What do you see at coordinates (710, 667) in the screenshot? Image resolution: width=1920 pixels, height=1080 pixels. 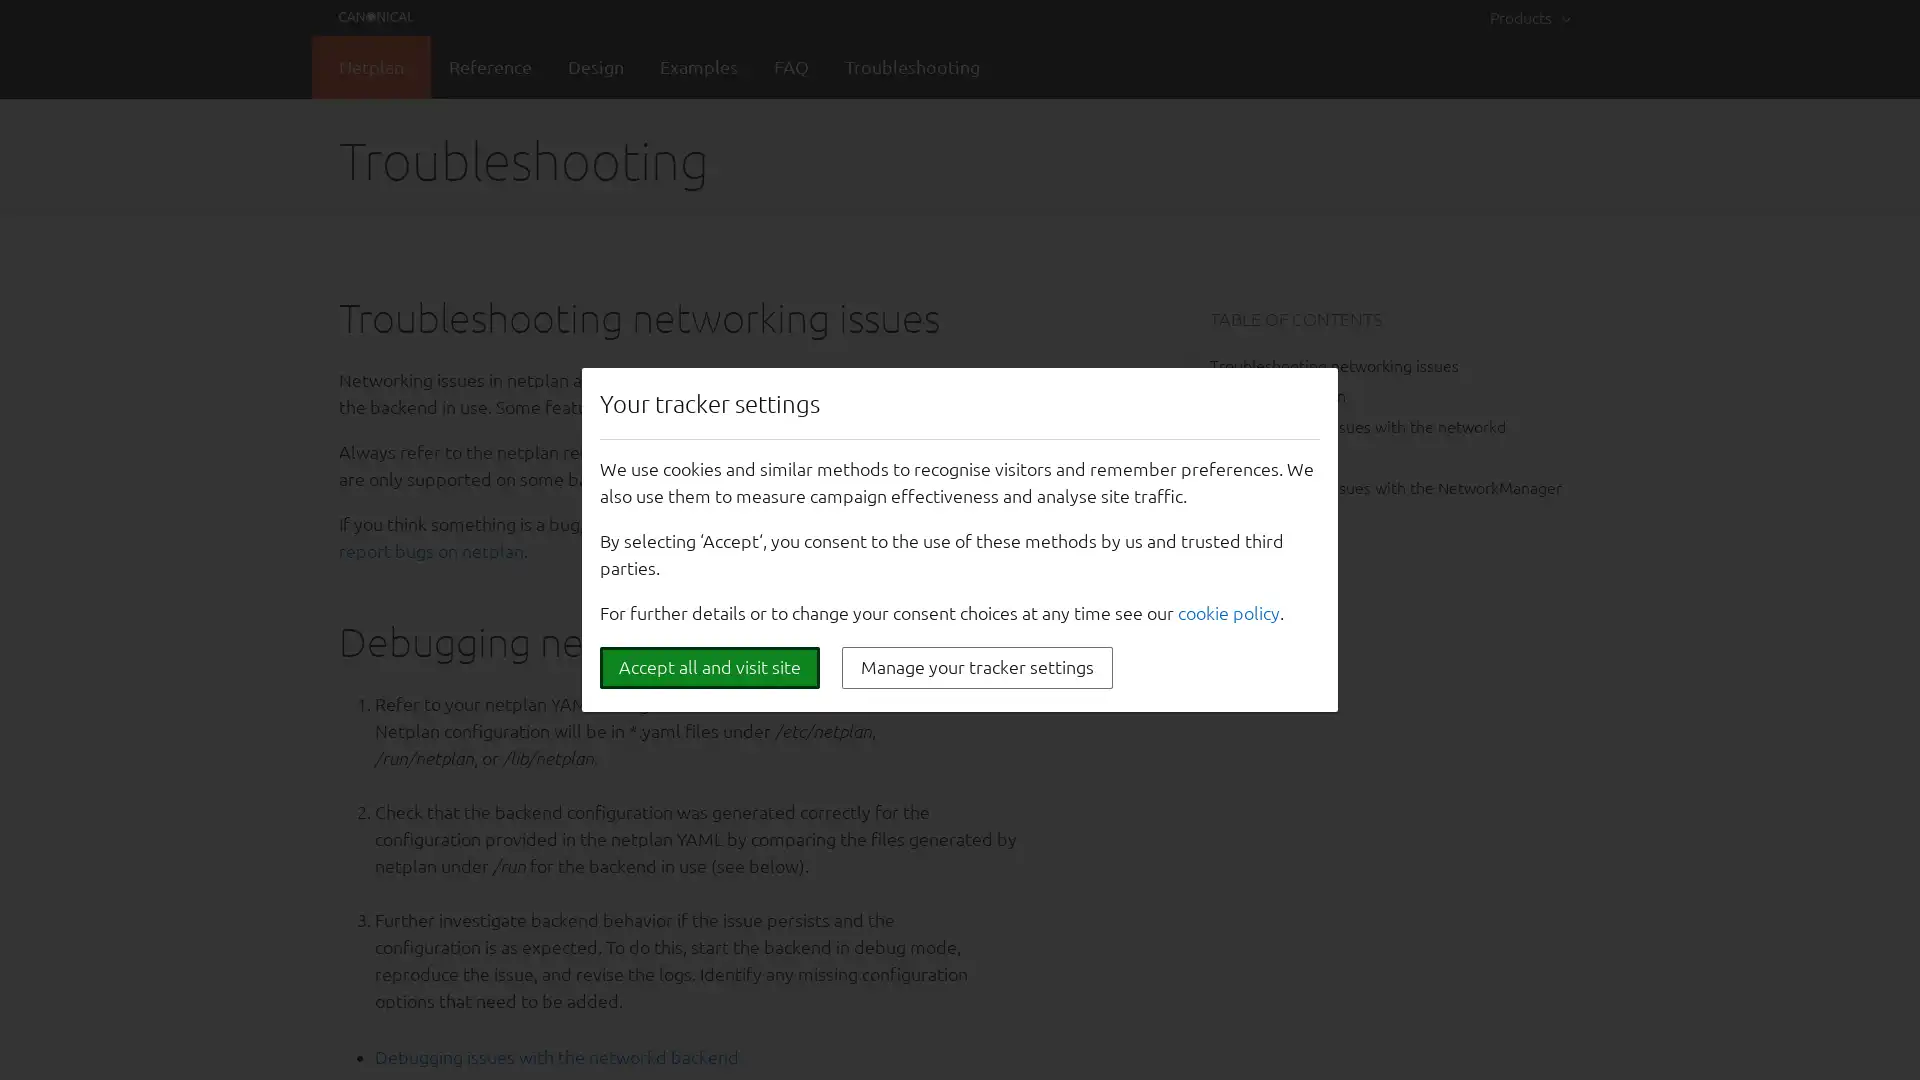 I see `Accept all and visit site` at bounding box center [710, 667].